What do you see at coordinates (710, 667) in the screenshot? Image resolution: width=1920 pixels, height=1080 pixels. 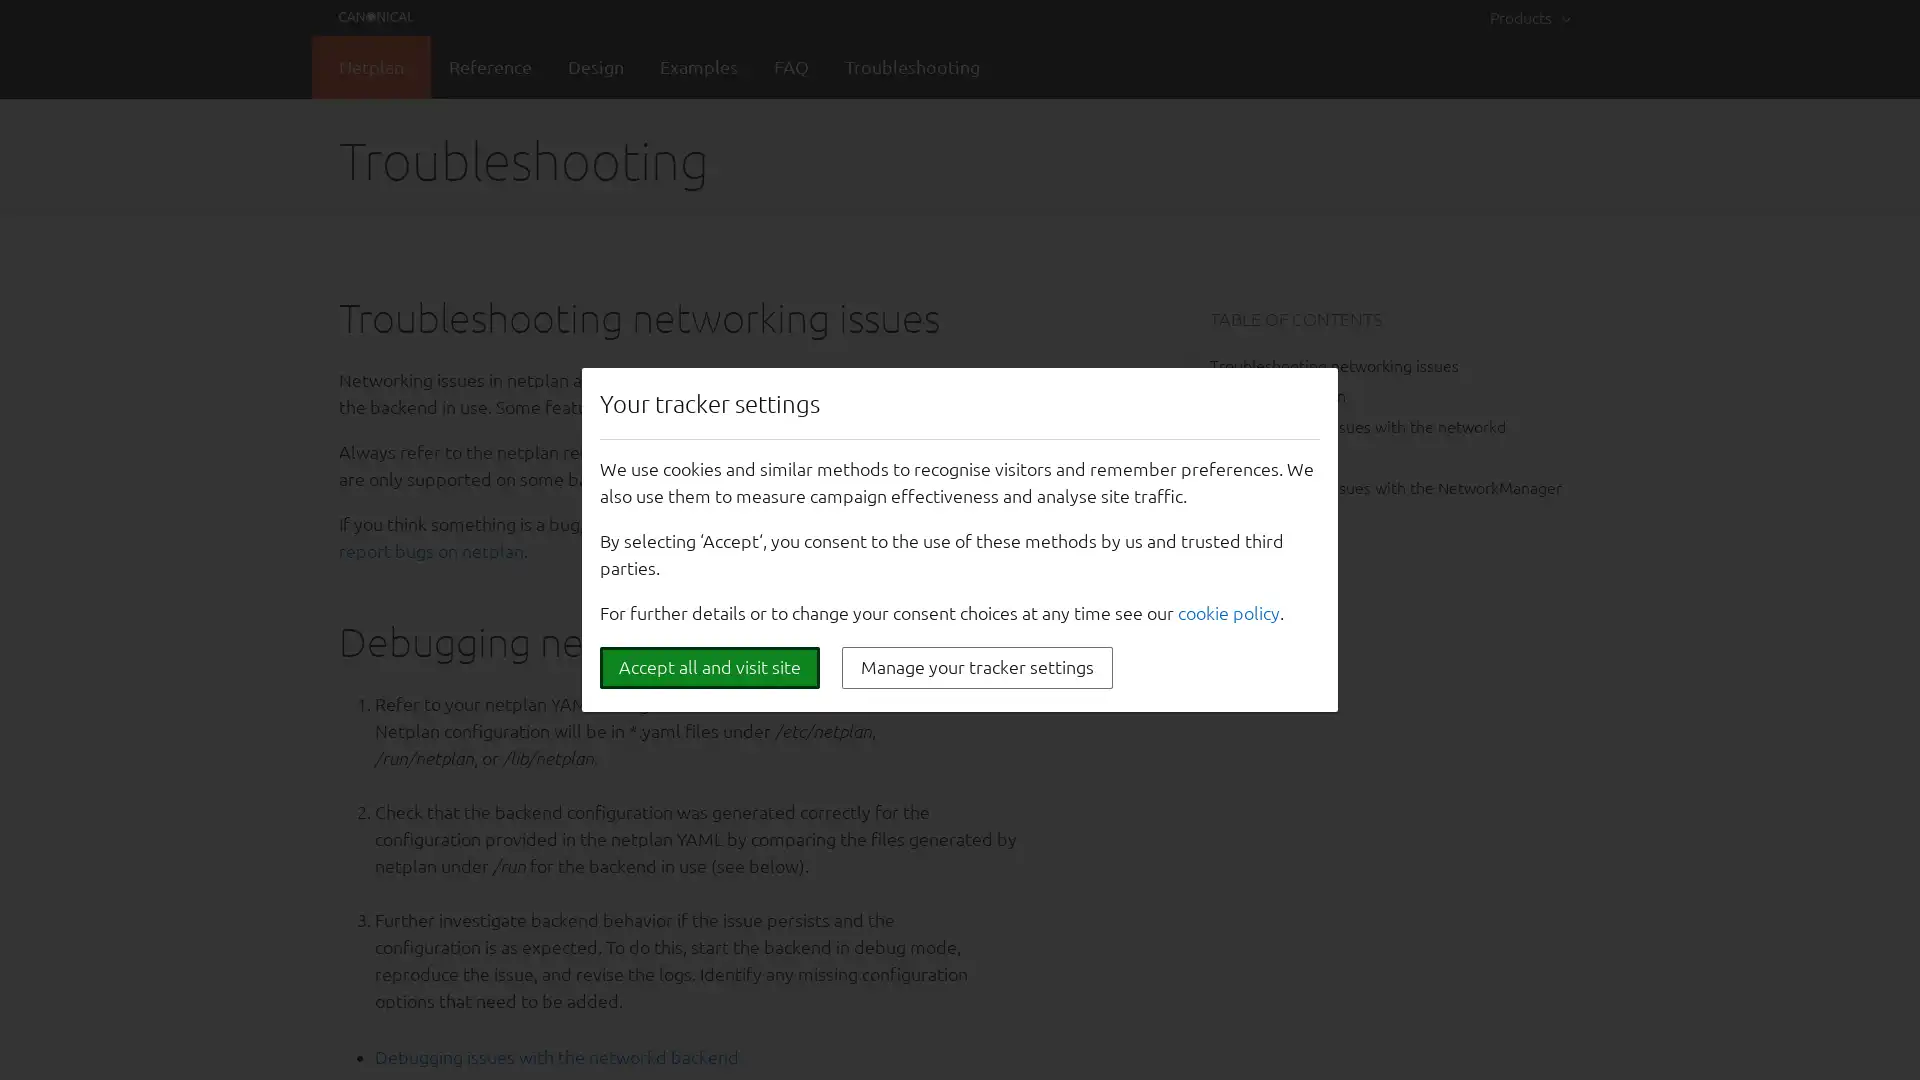 I see `Accept all and visit site` at bounding box center [710, 667].